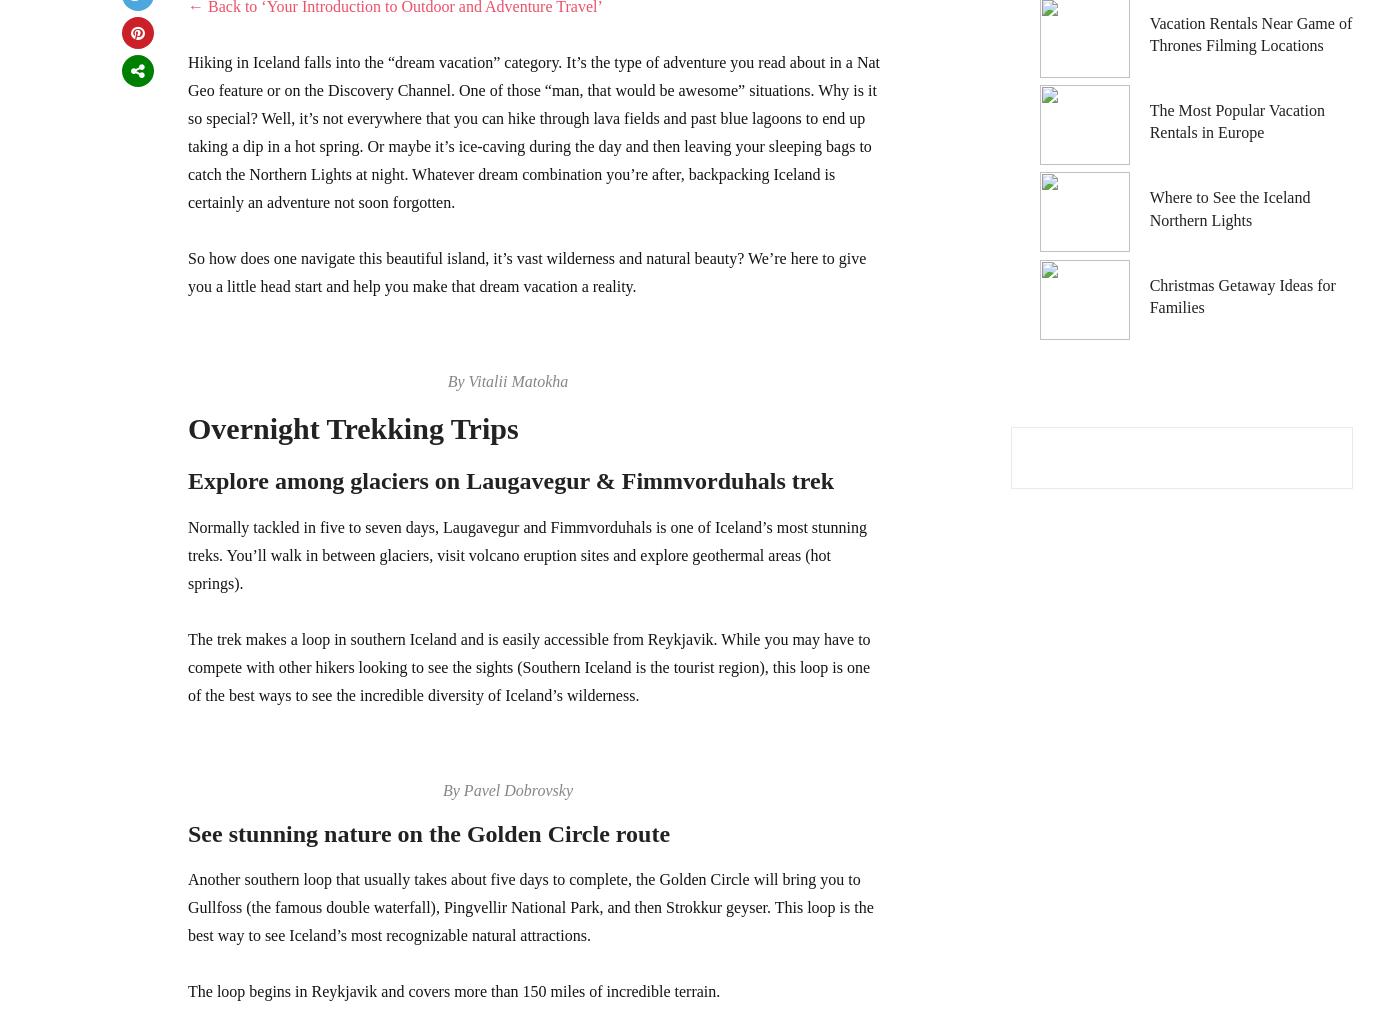 Image resolution: width=1381 pixels, height=1032 pixels. I want to click on 'By Vitalii Matokha', so click(506, 380).